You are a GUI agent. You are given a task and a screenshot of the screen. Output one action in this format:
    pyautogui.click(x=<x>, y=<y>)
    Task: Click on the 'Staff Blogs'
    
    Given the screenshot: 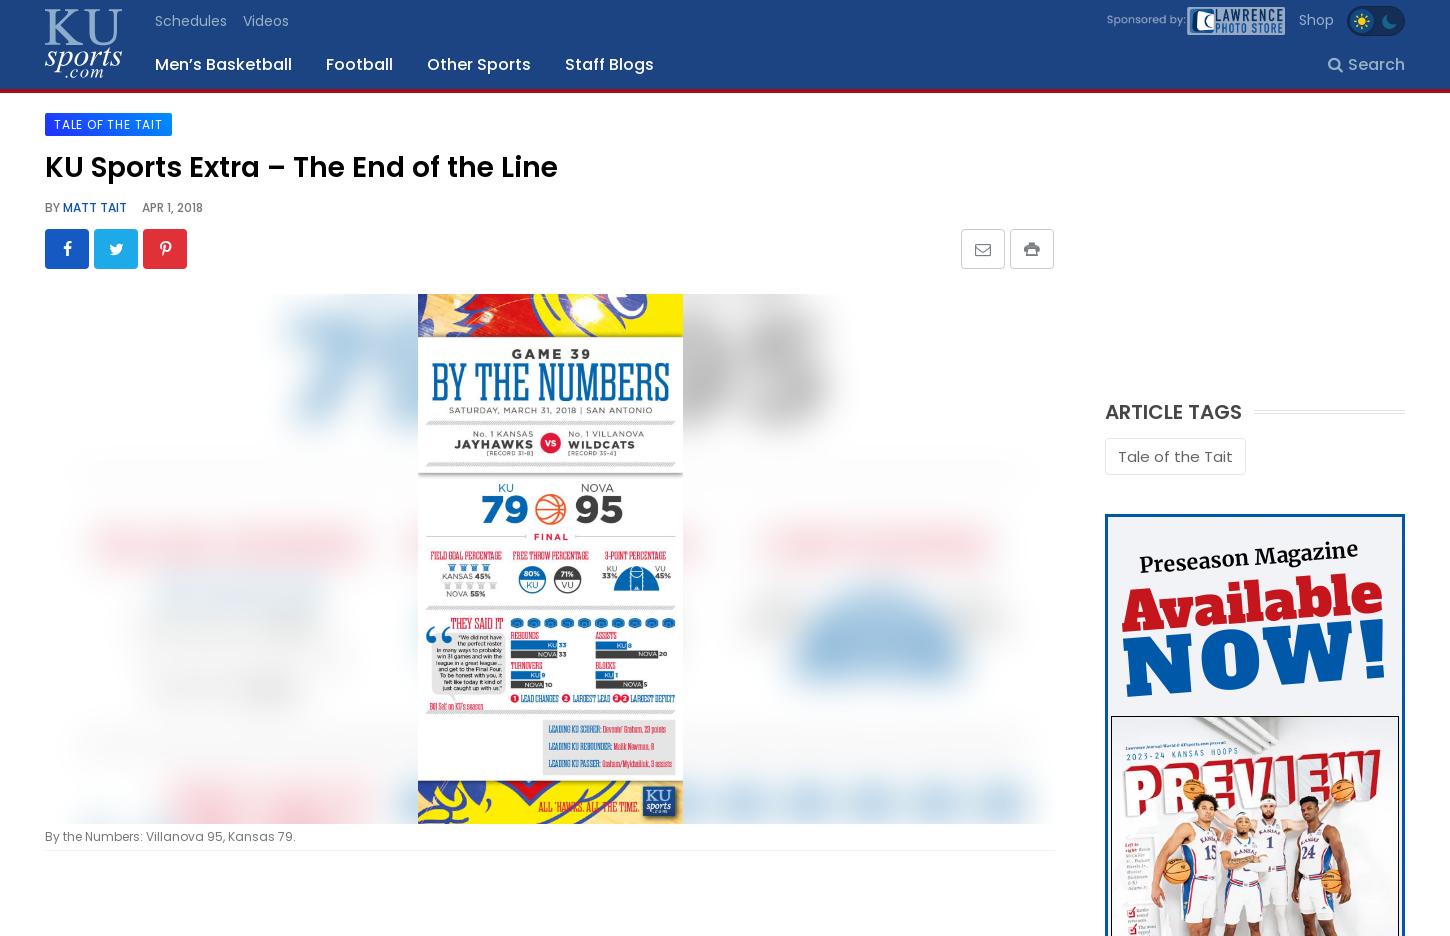 What is the action you would take?
    pyautogui.click(x=565, y=63)
    